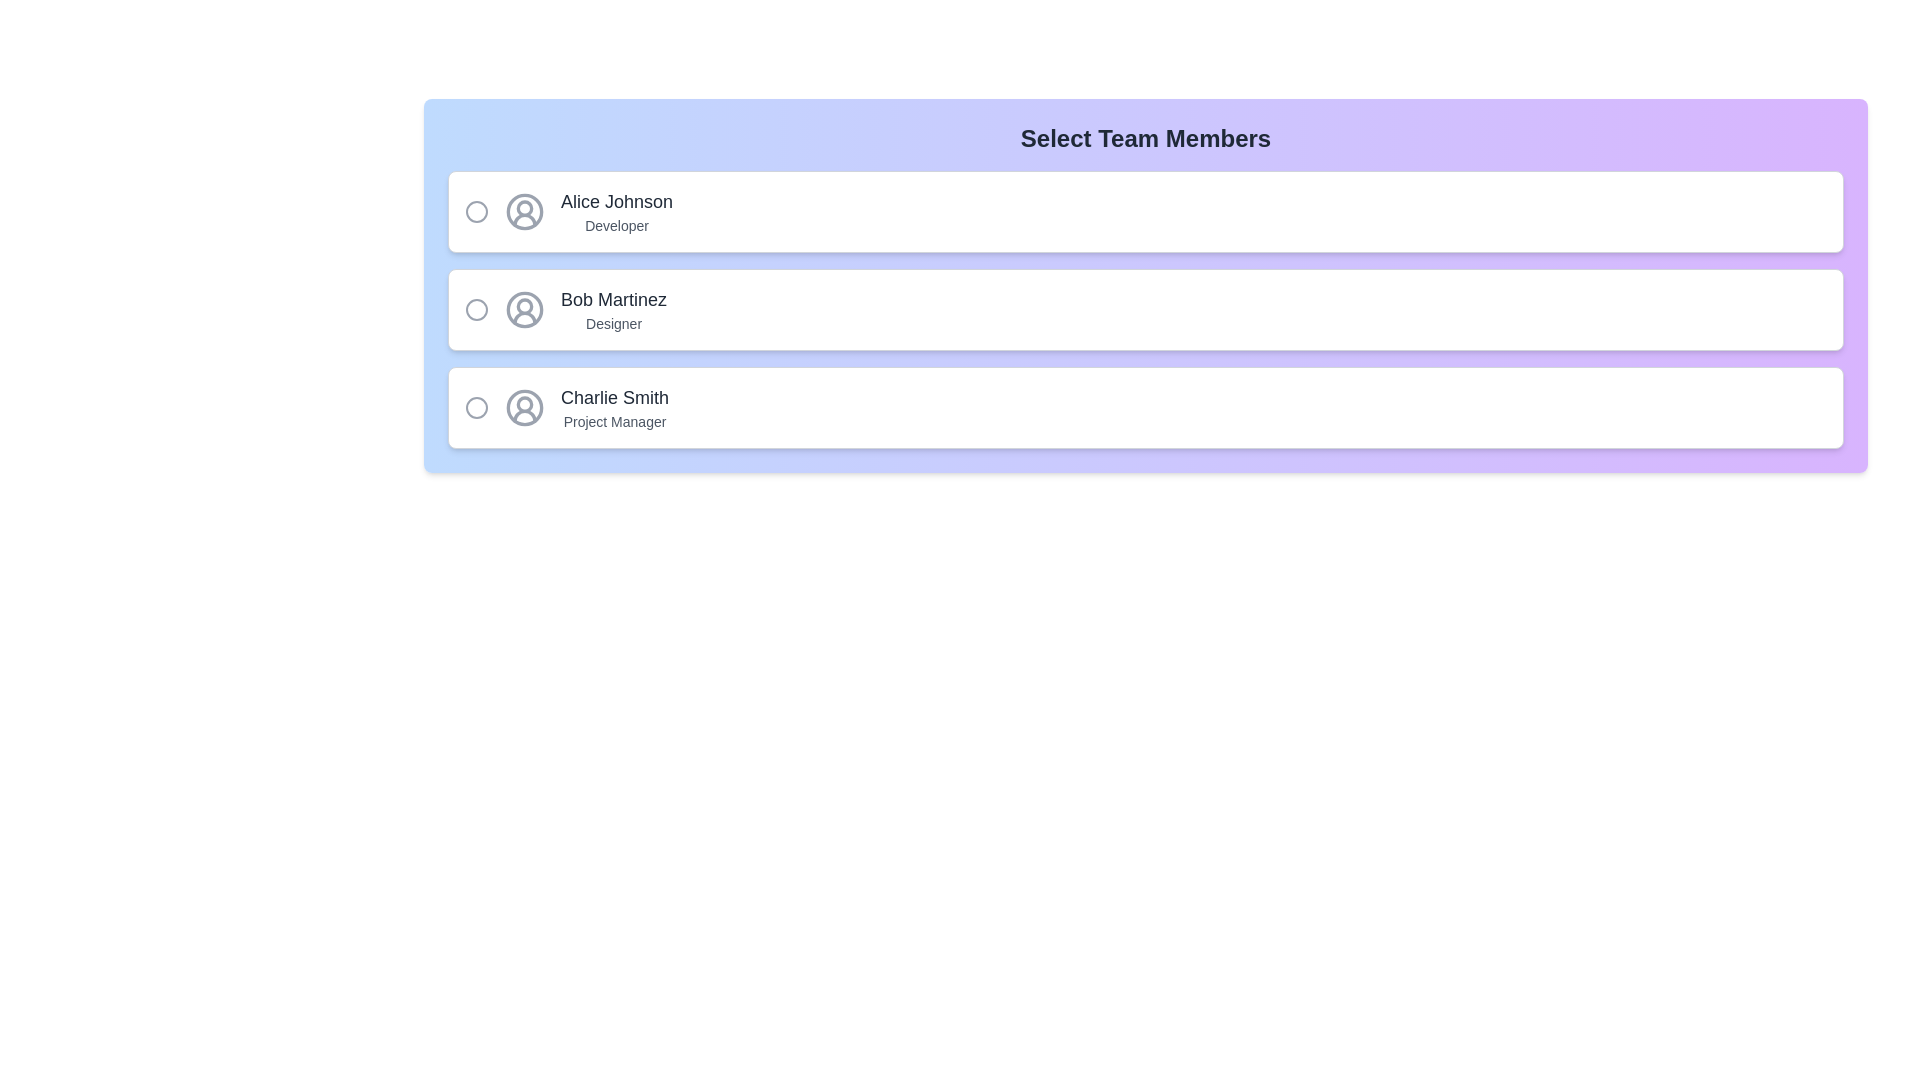 This screenshot has width=1920, height=1080. What do you see at coordinates (524, 407) in the screenshot?
I see `the decorative SVG circle graphic representing the profile picture placeholder located on the right side of the third row under 'Select Team Members', adjacent to the 'Charlie Smith' label` at bounding box center [524, 407].